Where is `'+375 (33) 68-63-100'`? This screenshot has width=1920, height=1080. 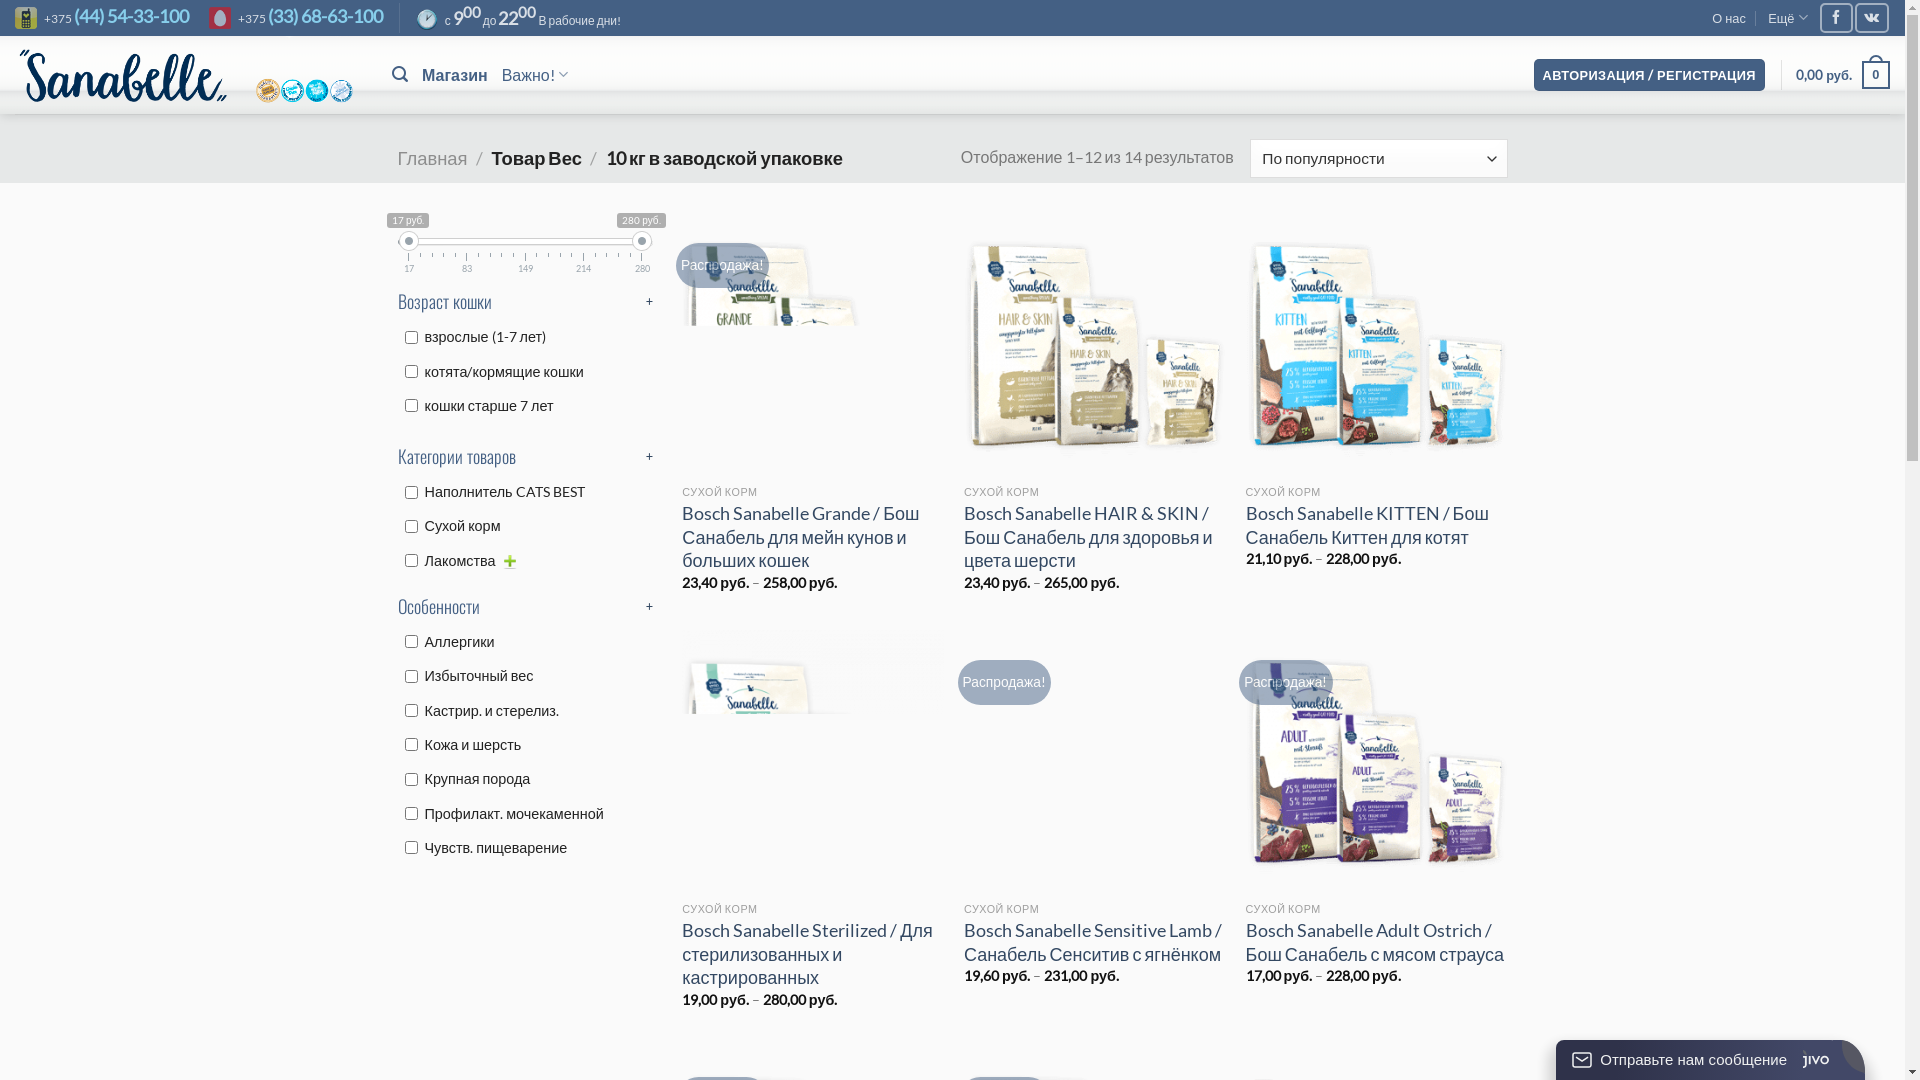 '+375 (33) 68-63-100' is located at coordinates (295, 18).